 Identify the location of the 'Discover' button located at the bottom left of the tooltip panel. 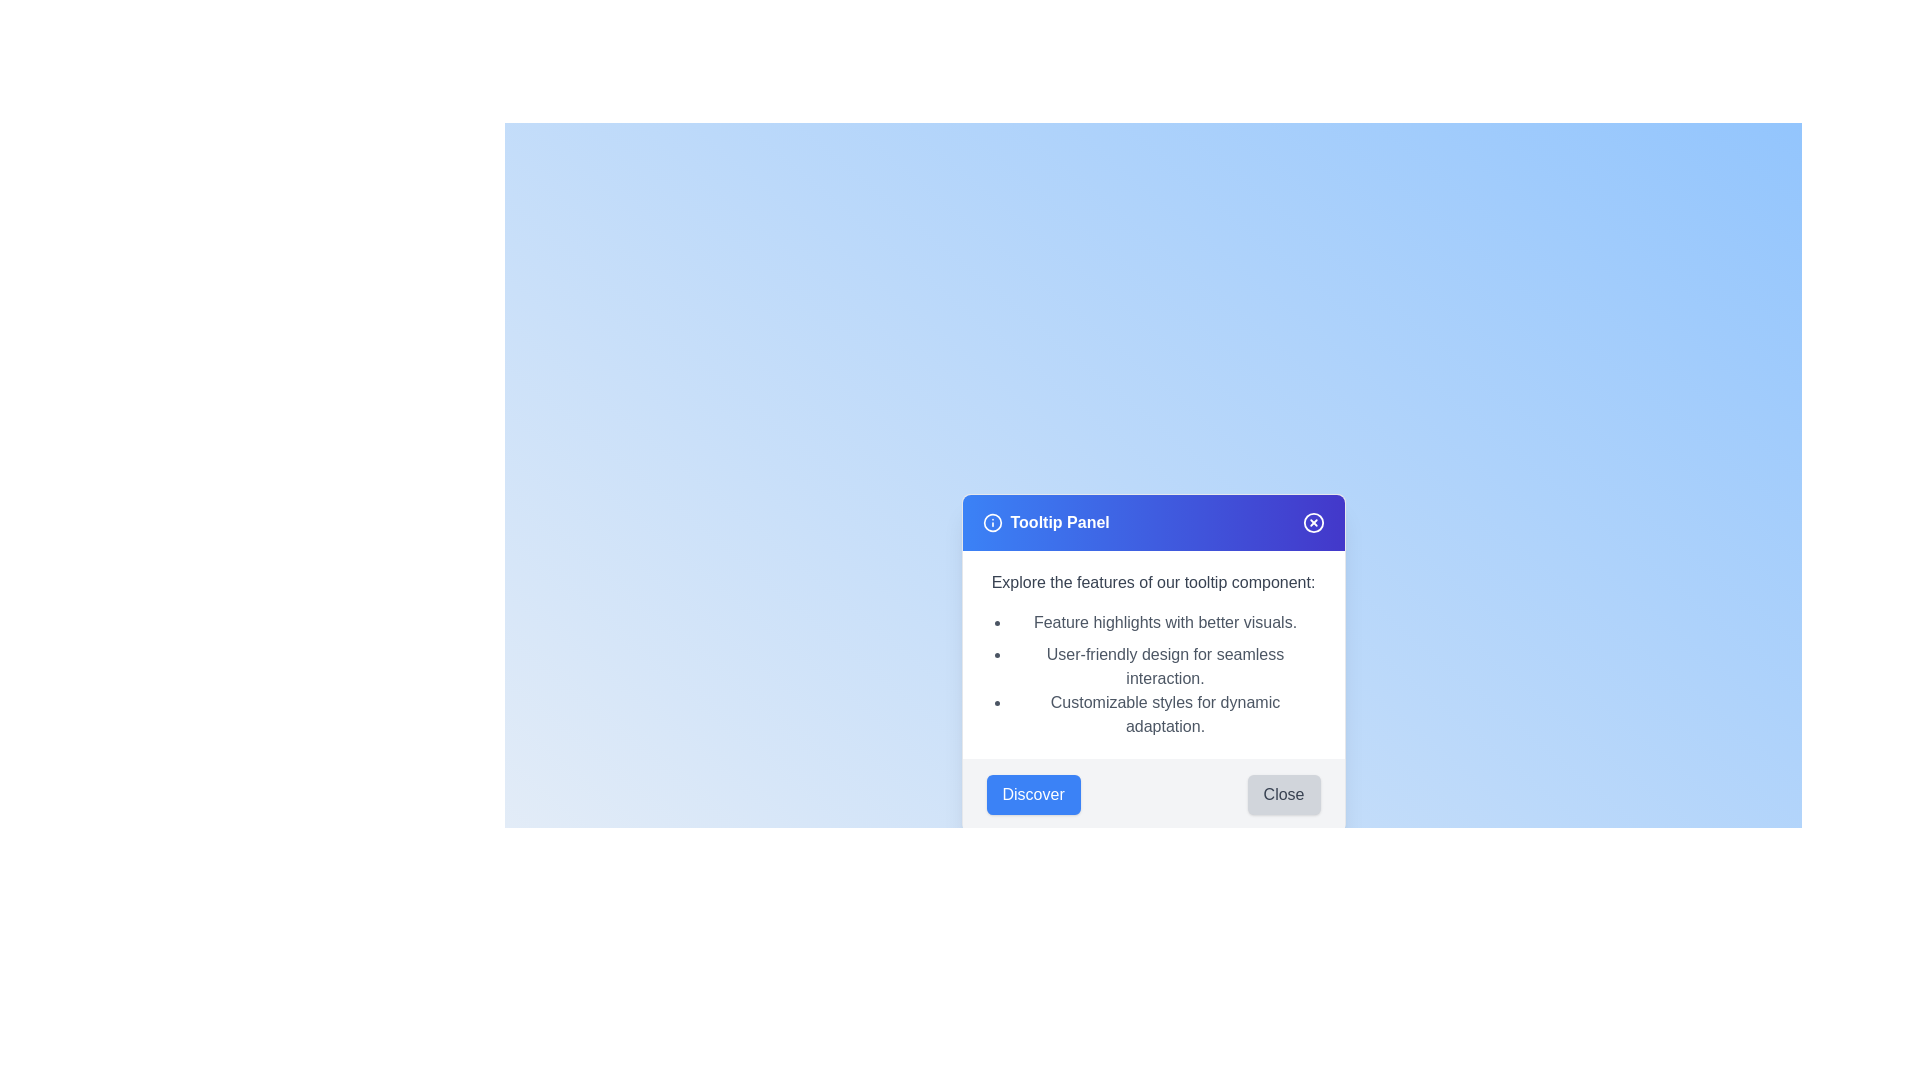
(1033, 793).